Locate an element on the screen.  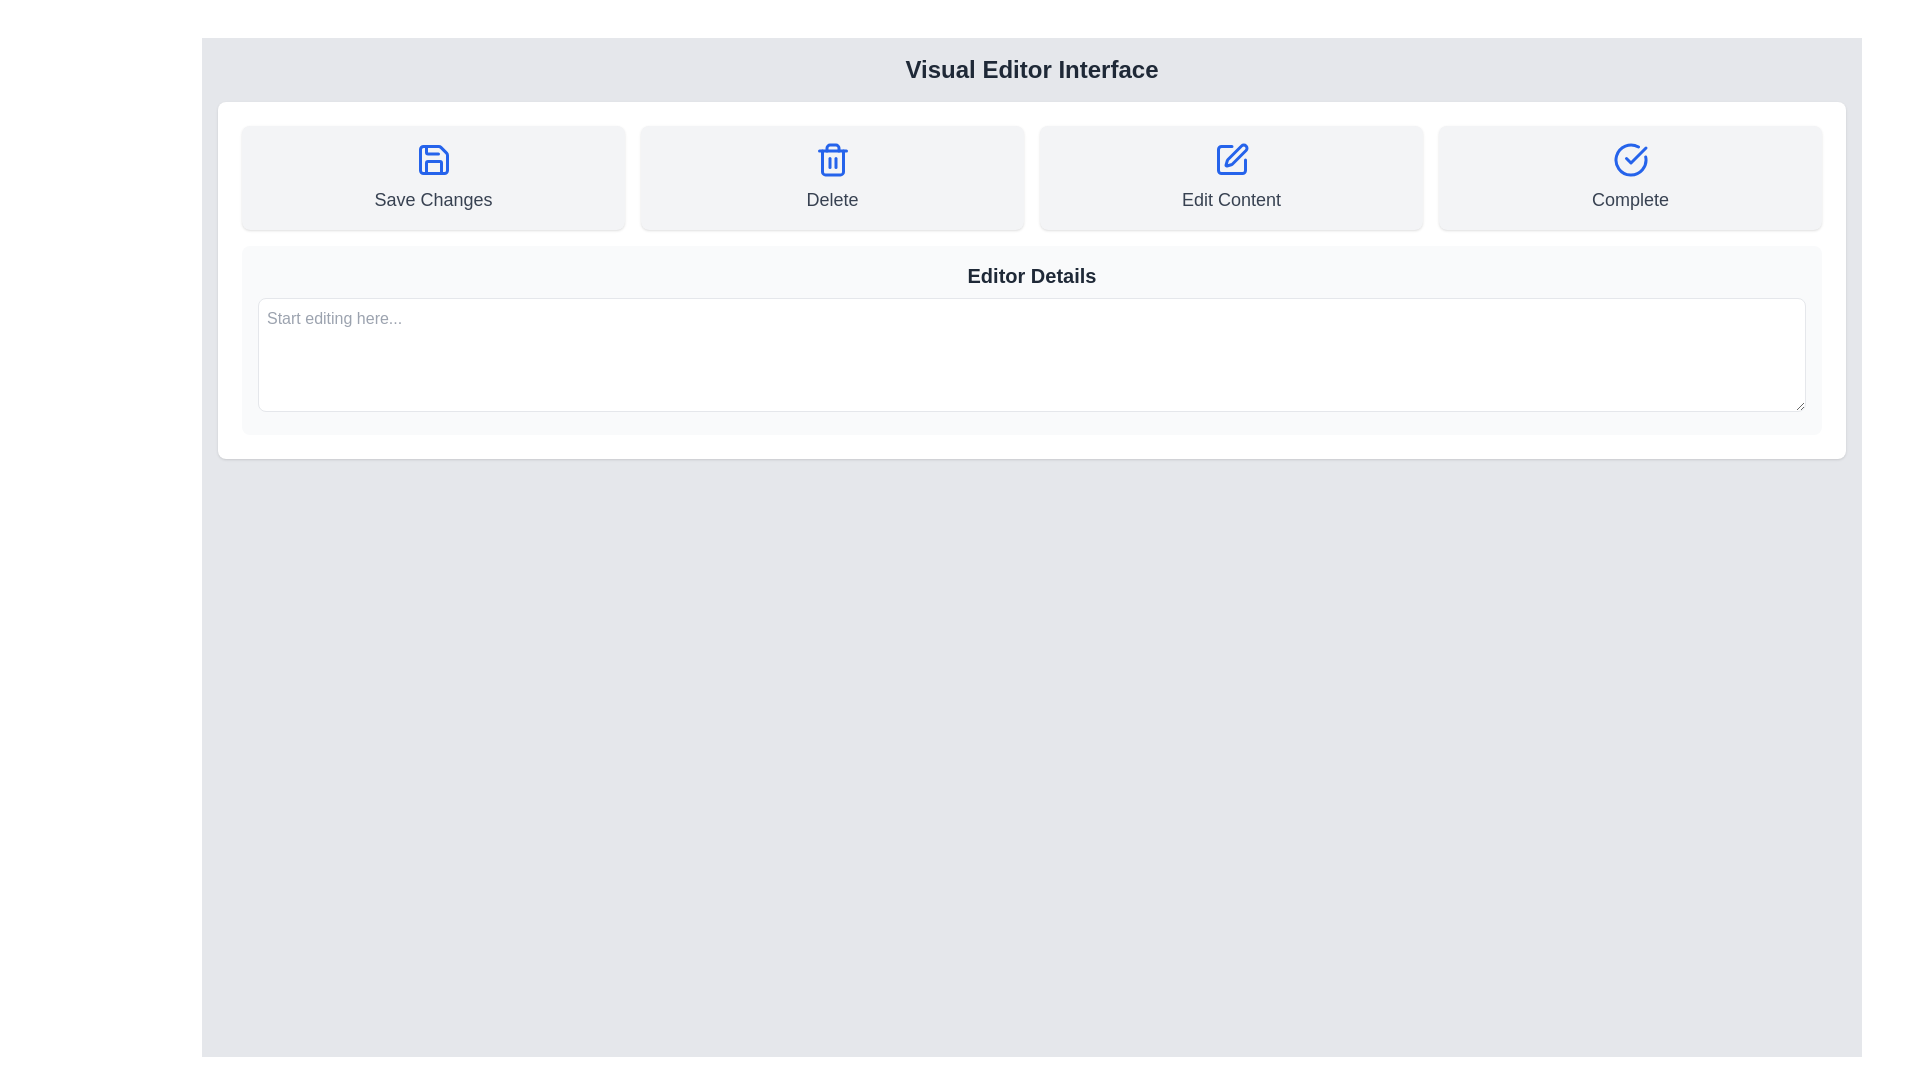
the 'Delete' text label, which is styled in medium weight gray font and located below a trash can icon in the options section is located at coordinates (832, 200).